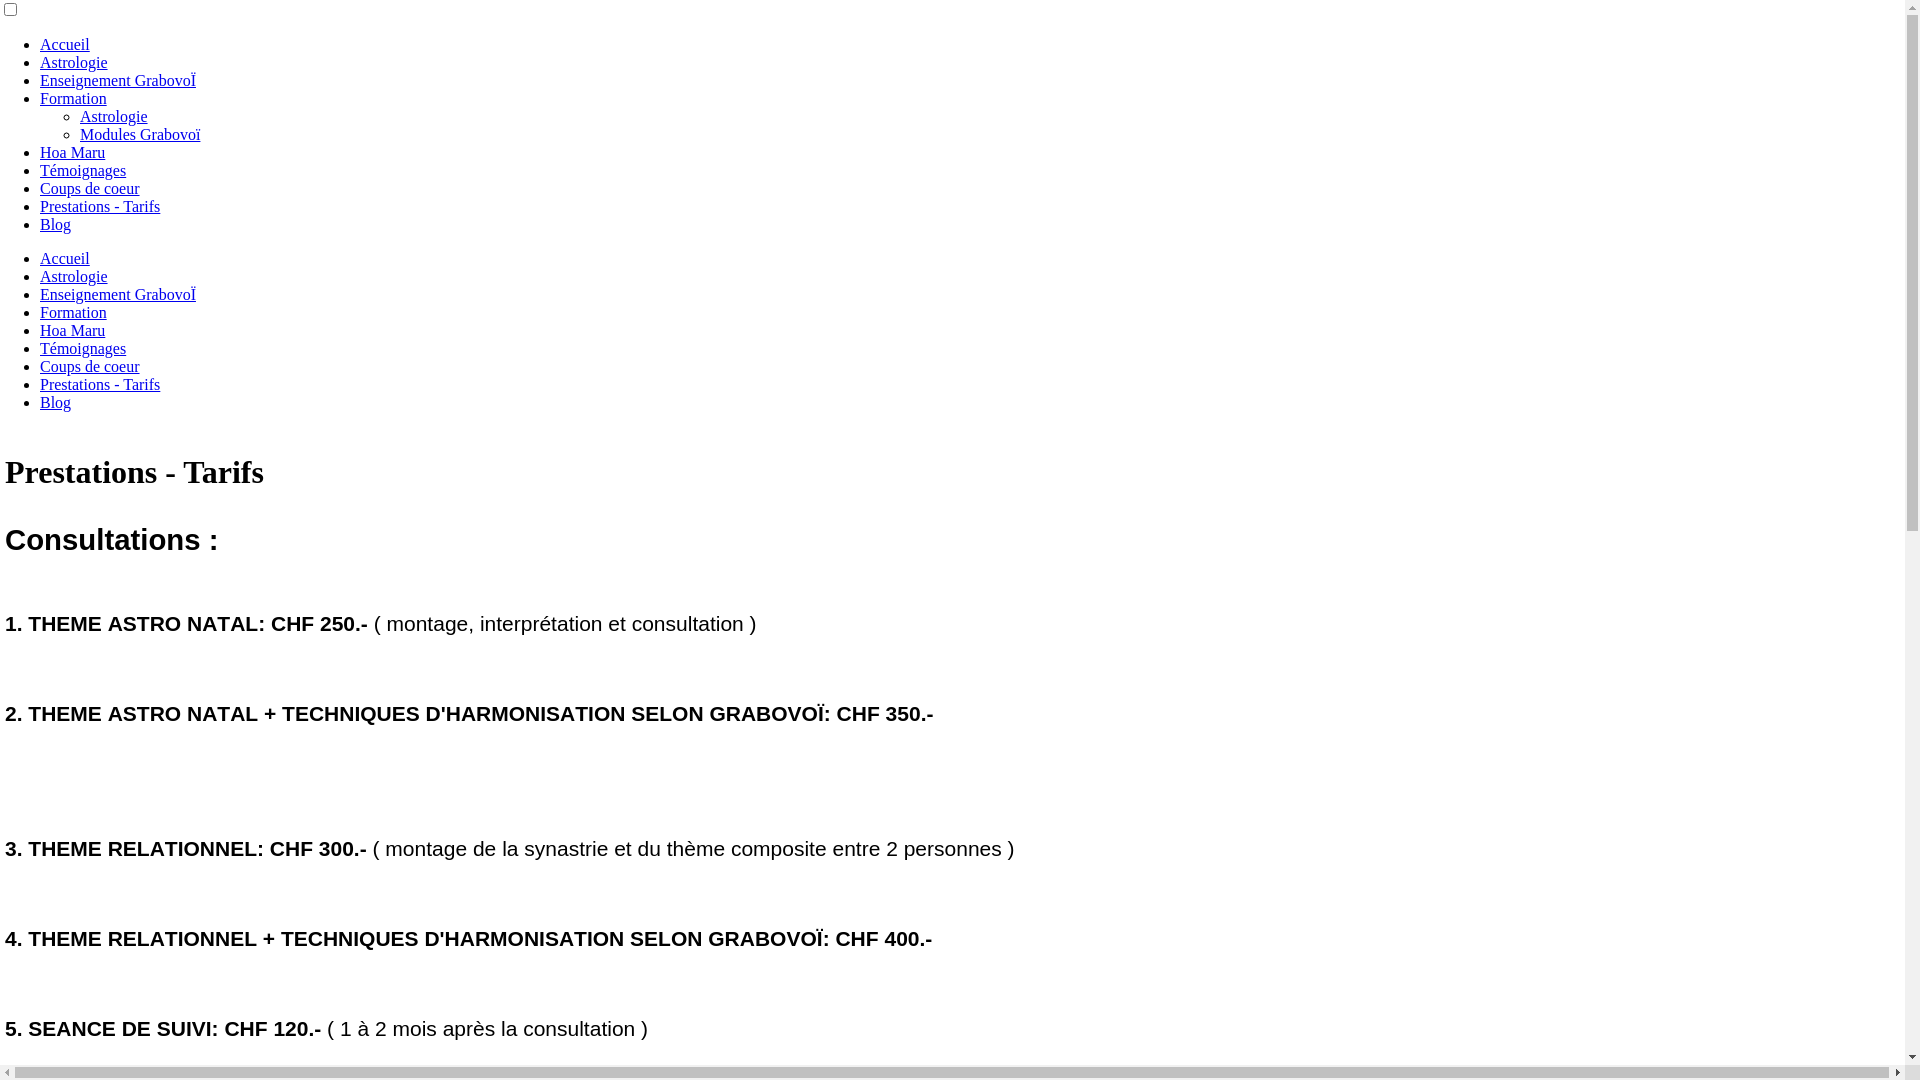  I want to click on 'Blog', so click(55, 224).